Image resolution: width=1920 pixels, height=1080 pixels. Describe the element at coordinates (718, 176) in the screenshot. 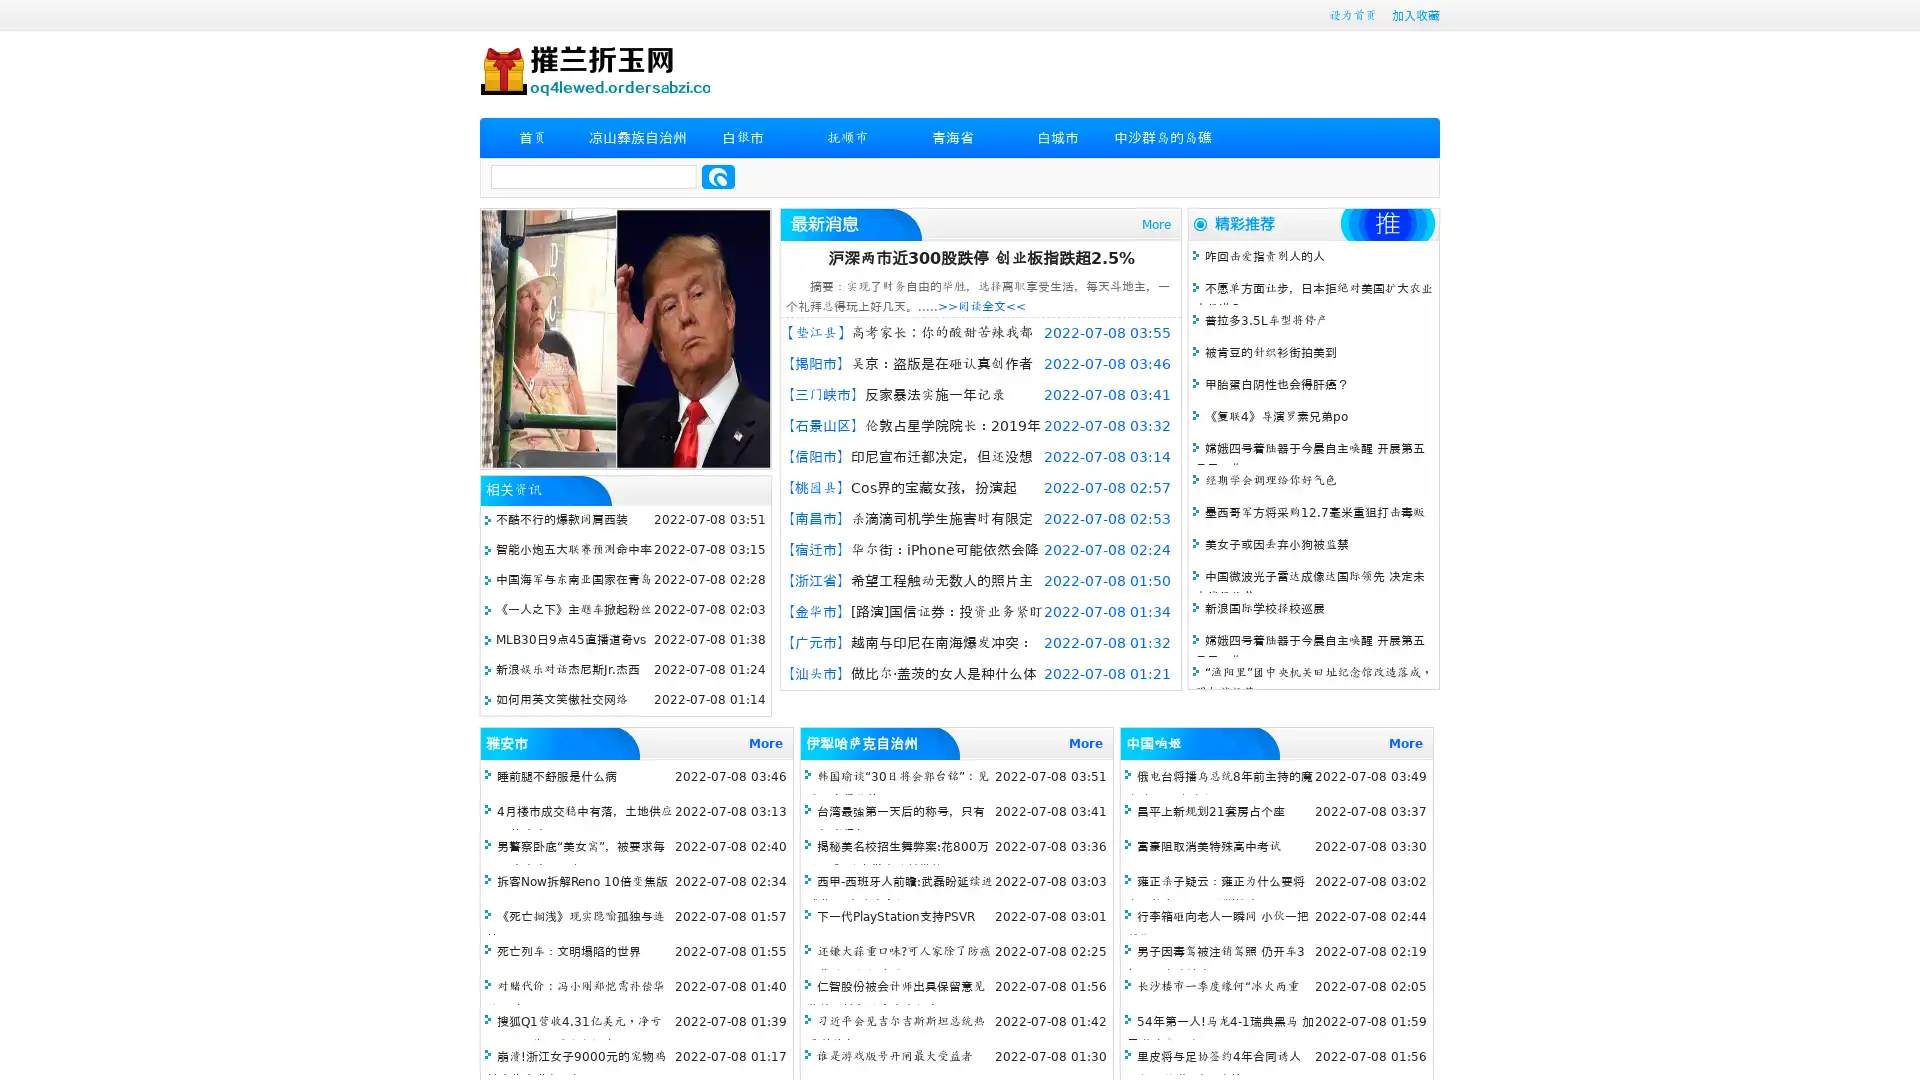

I see `Search` at that location.